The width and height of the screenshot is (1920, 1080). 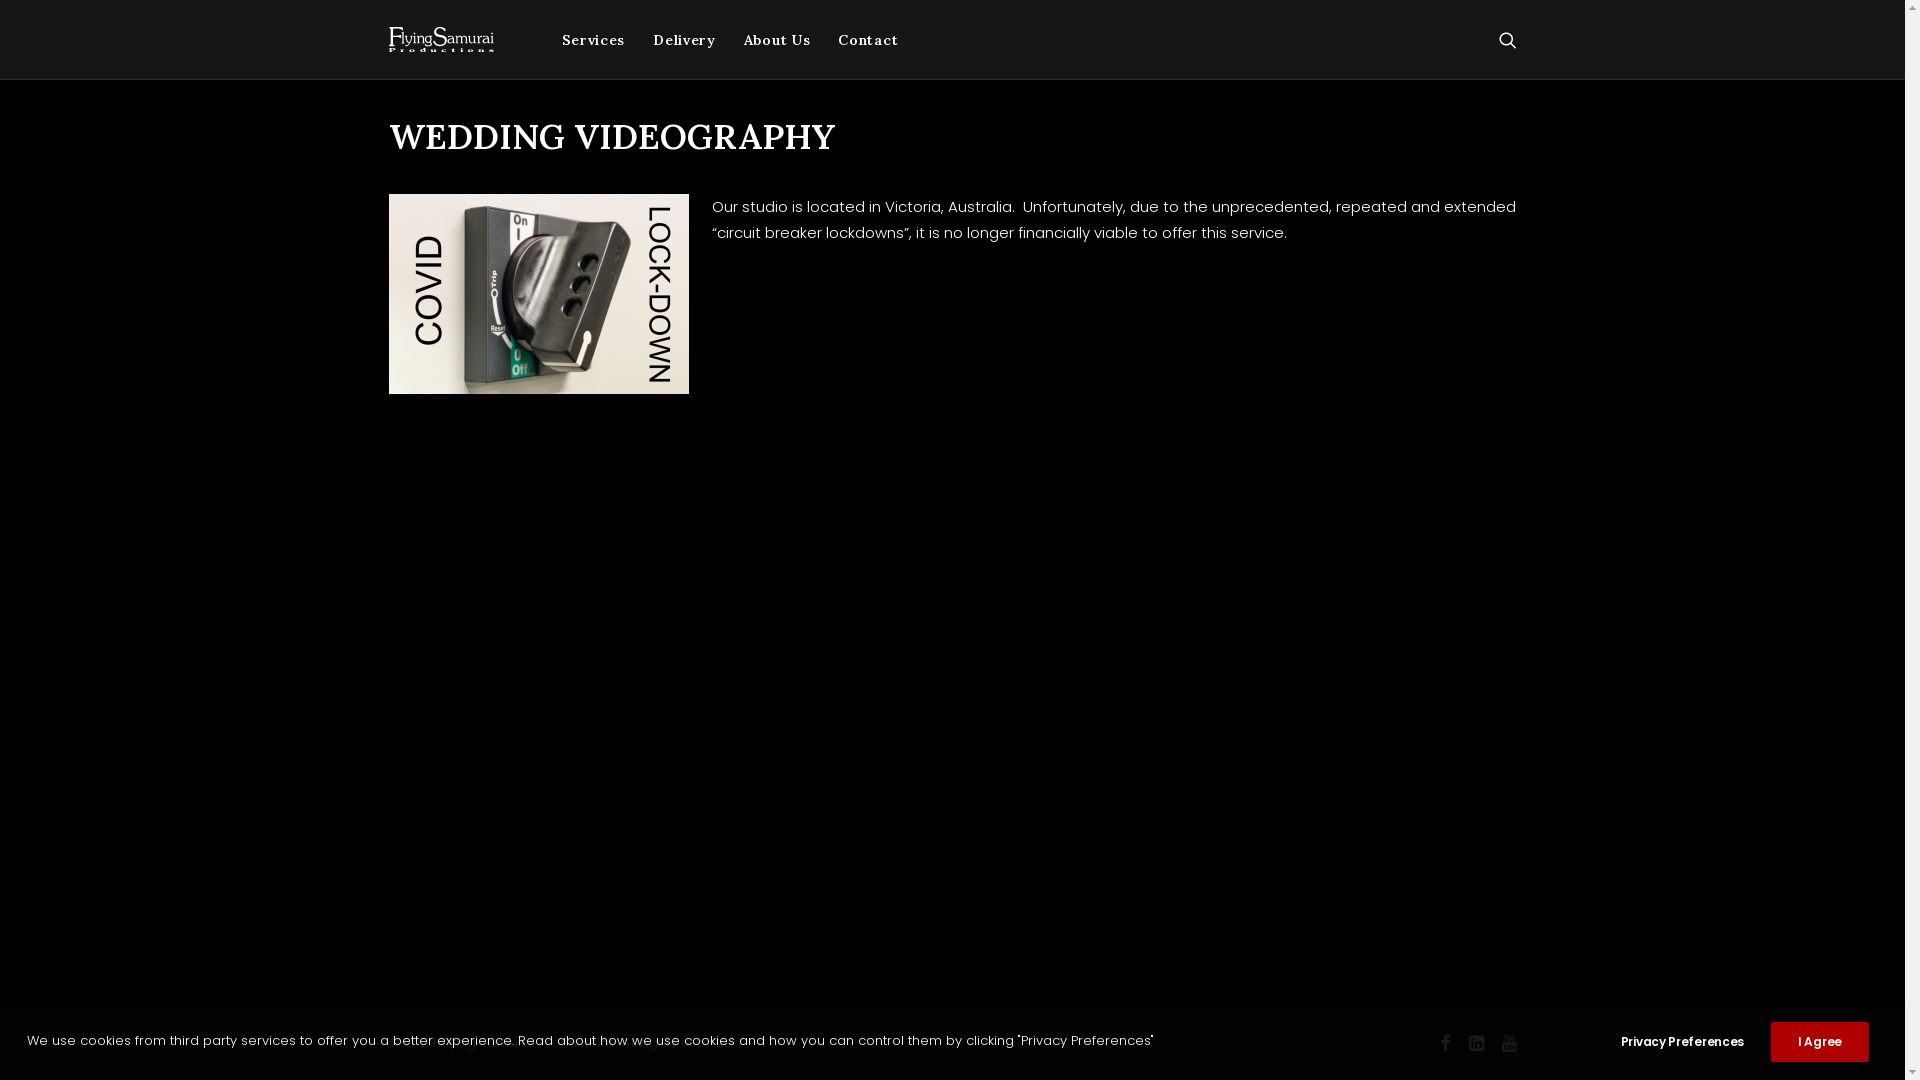 What do you see at coordinates (637, 39) in the screenshot?
I see `'Delivery'` at bounding box center [637, 39].